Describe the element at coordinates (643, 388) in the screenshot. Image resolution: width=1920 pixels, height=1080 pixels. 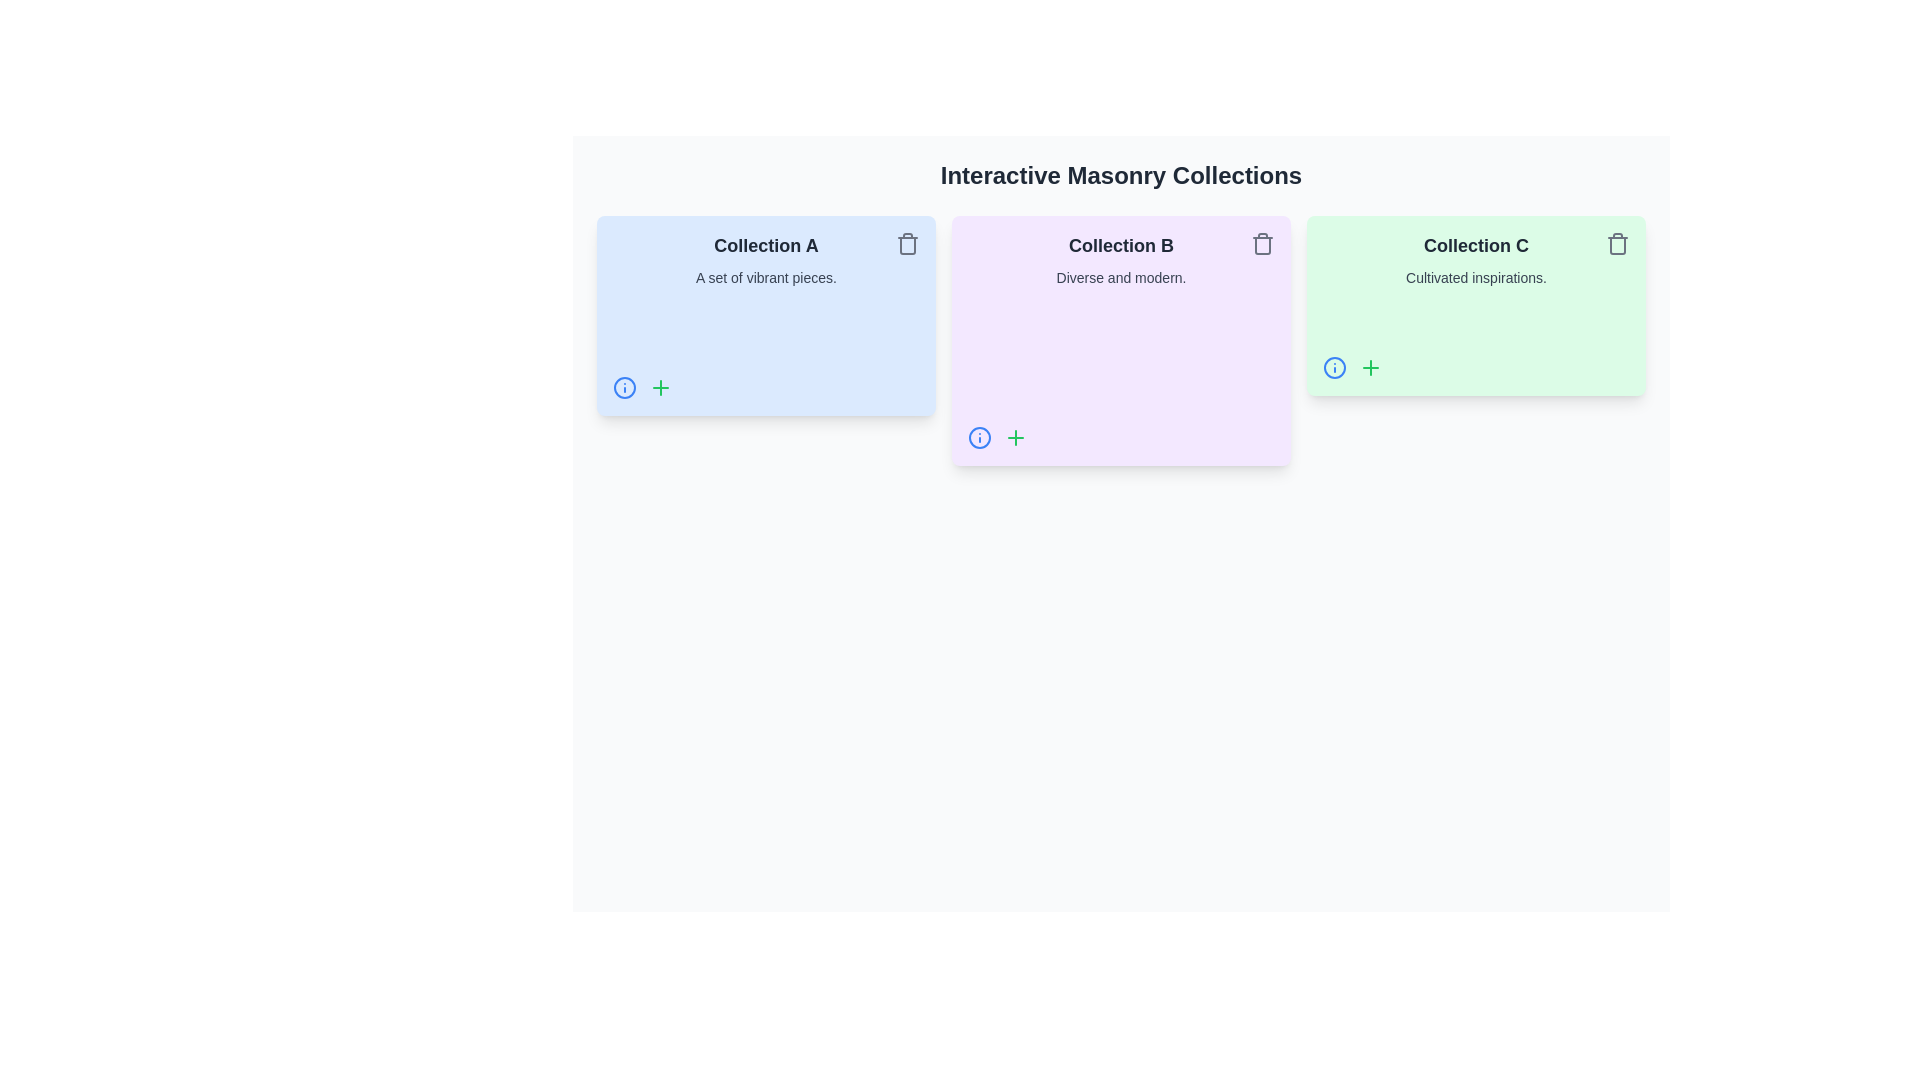
I see `the blue 'info' icon located in the bottom-left corner of the 'Collection A' card` at that location.